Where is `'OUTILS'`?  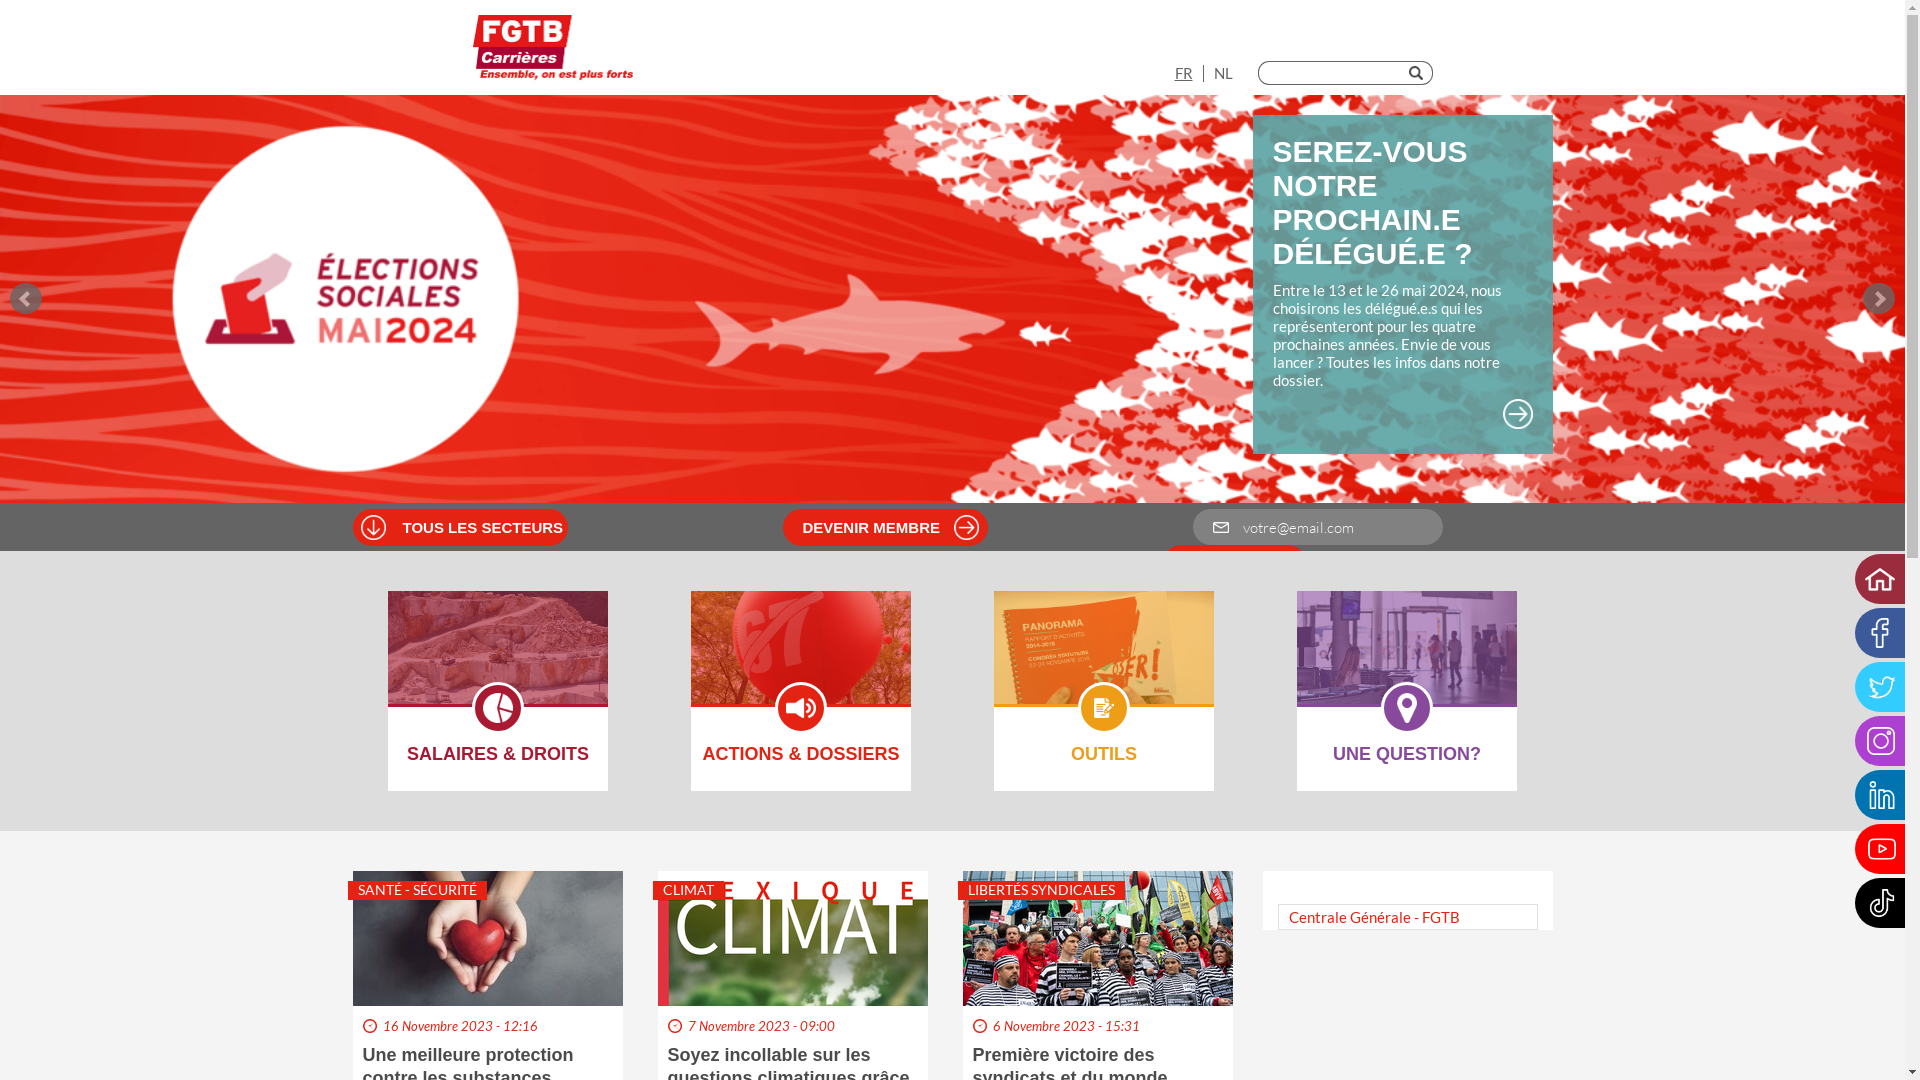
'OUTILS' is located at coordinates (1103, 660).